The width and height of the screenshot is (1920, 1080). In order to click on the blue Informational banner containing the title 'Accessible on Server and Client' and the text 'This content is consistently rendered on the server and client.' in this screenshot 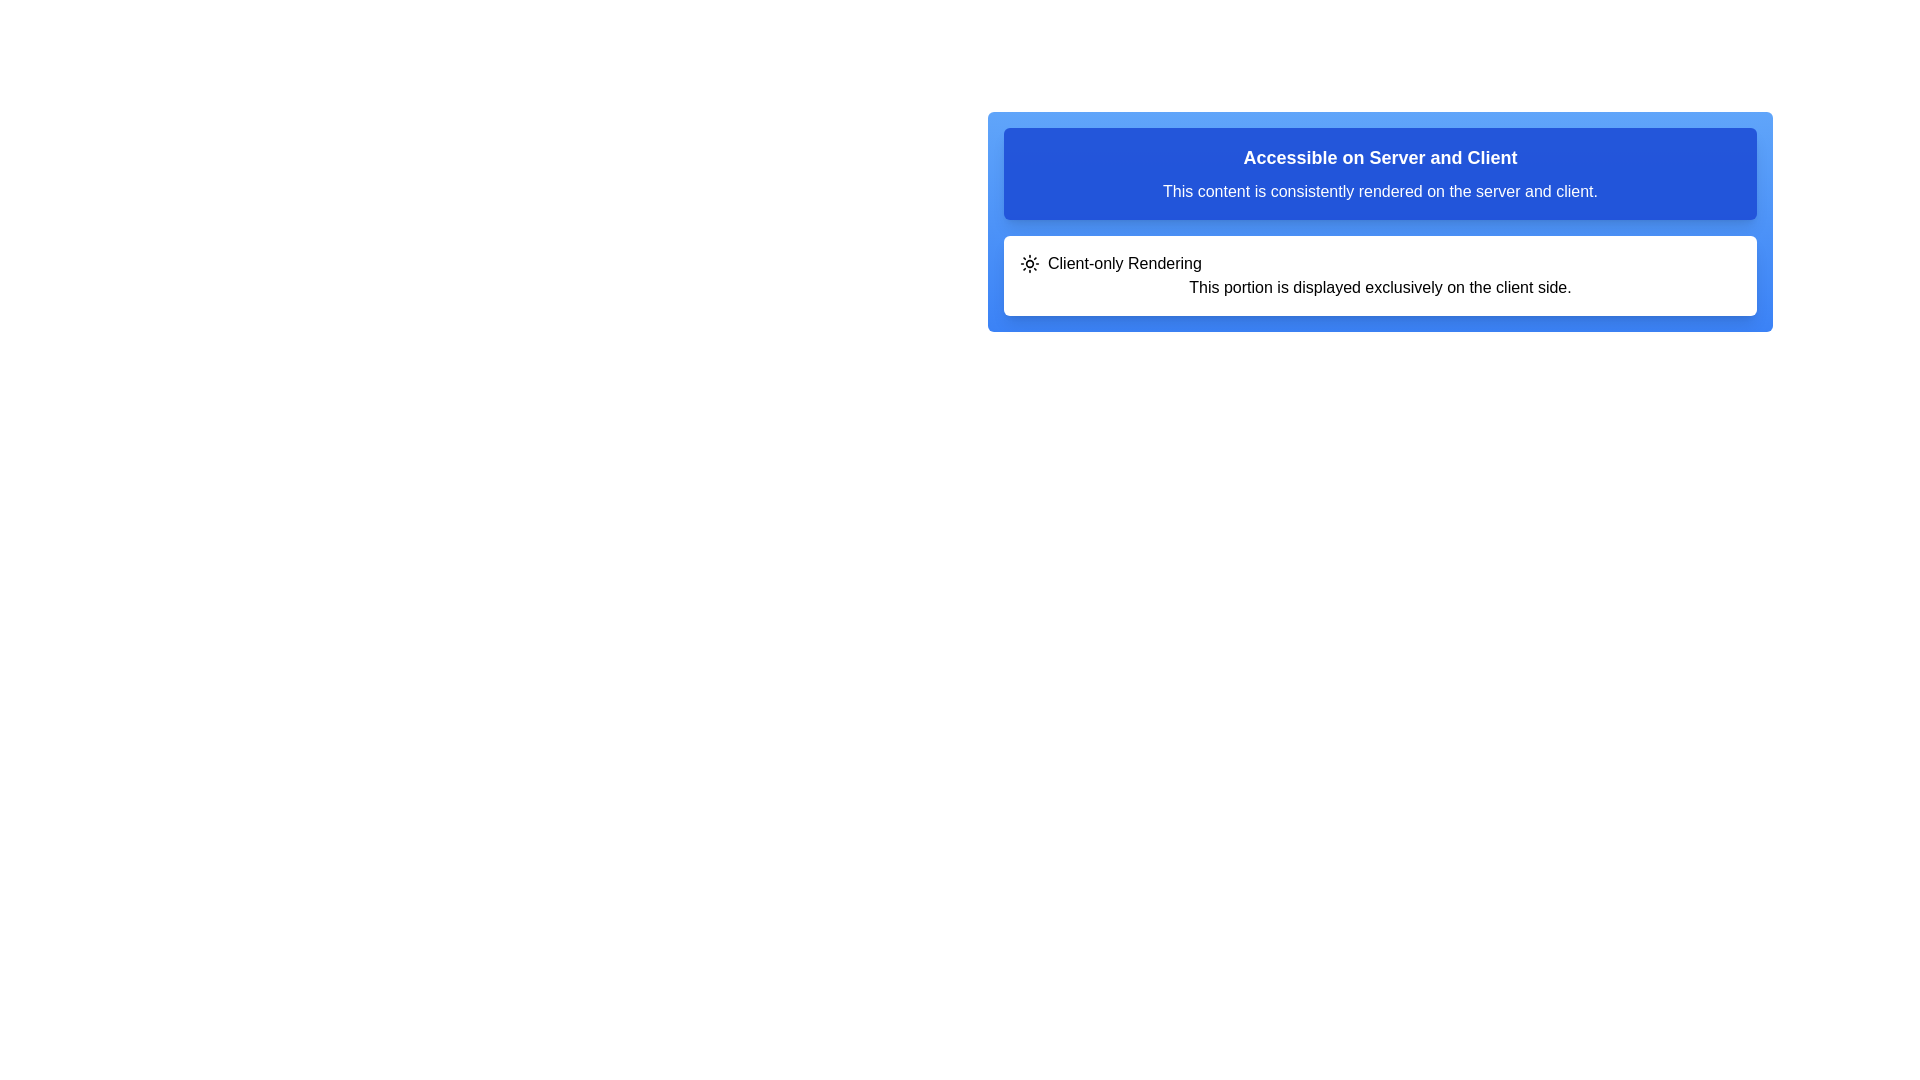, I will do `click(1379, 172)`.